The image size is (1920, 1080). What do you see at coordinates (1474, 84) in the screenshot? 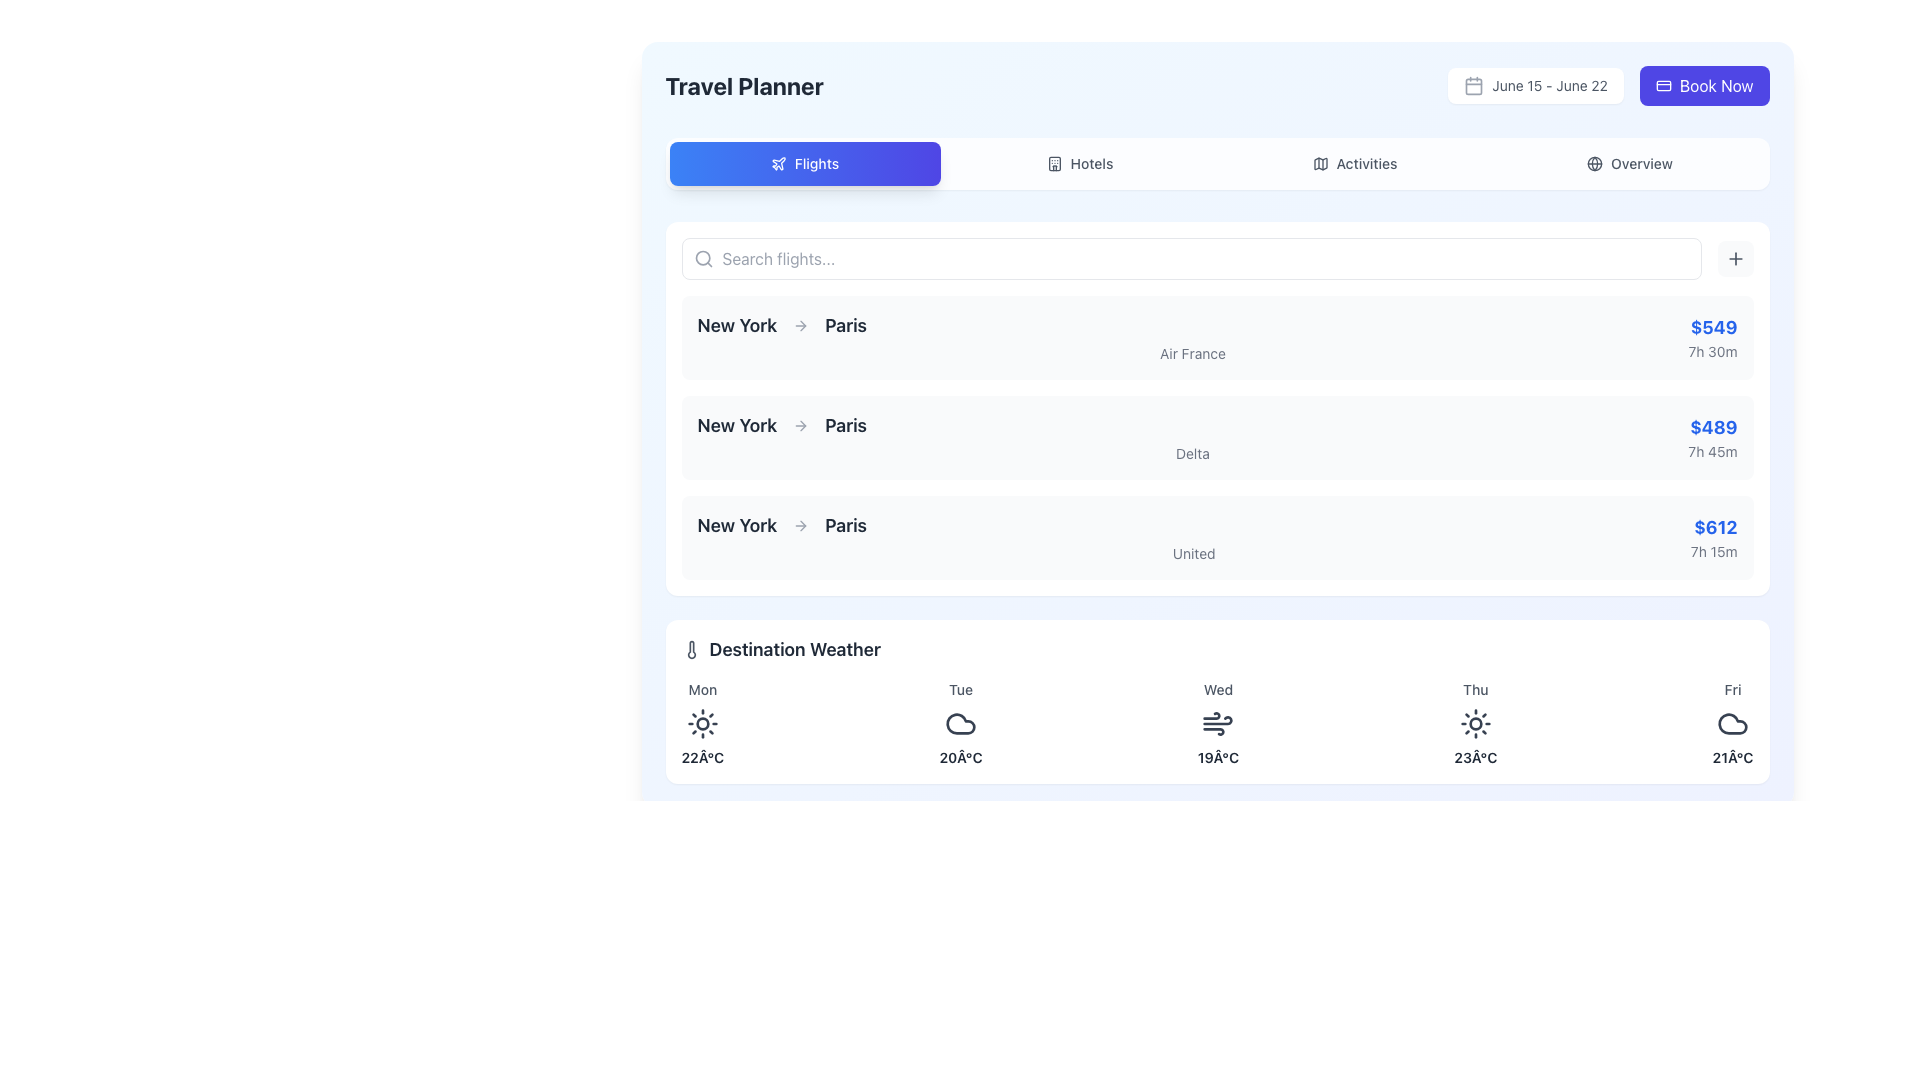
I see `the calendar icon located in the upper-right corner of the interface, which is to the left of the text 'June 15 - June 22.'` at bounding box center [1474, 84].